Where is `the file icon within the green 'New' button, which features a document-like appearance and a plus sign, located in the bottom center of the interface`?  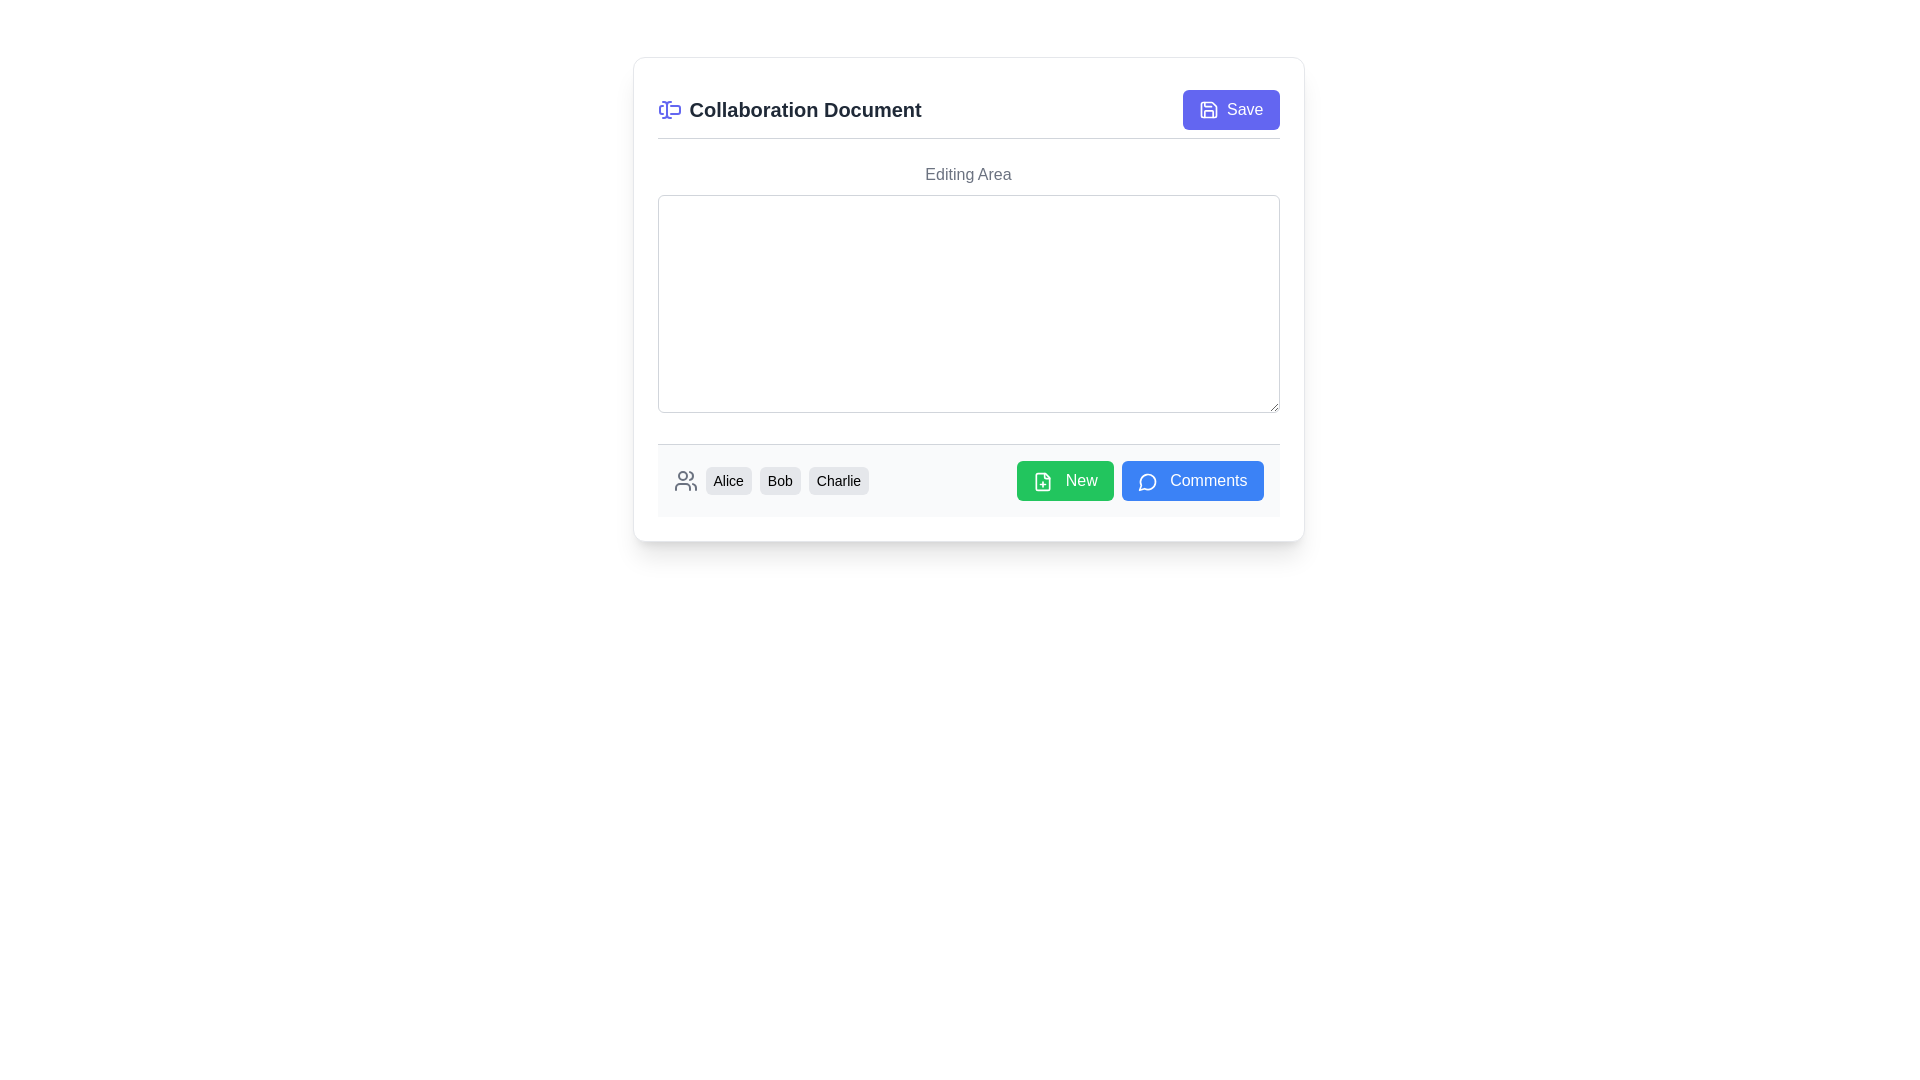
the file icon within the green 'New' button, which features a document-like appearance and a plus sign, located in the bottom center of the interface is located at coordinates (1042, 481).